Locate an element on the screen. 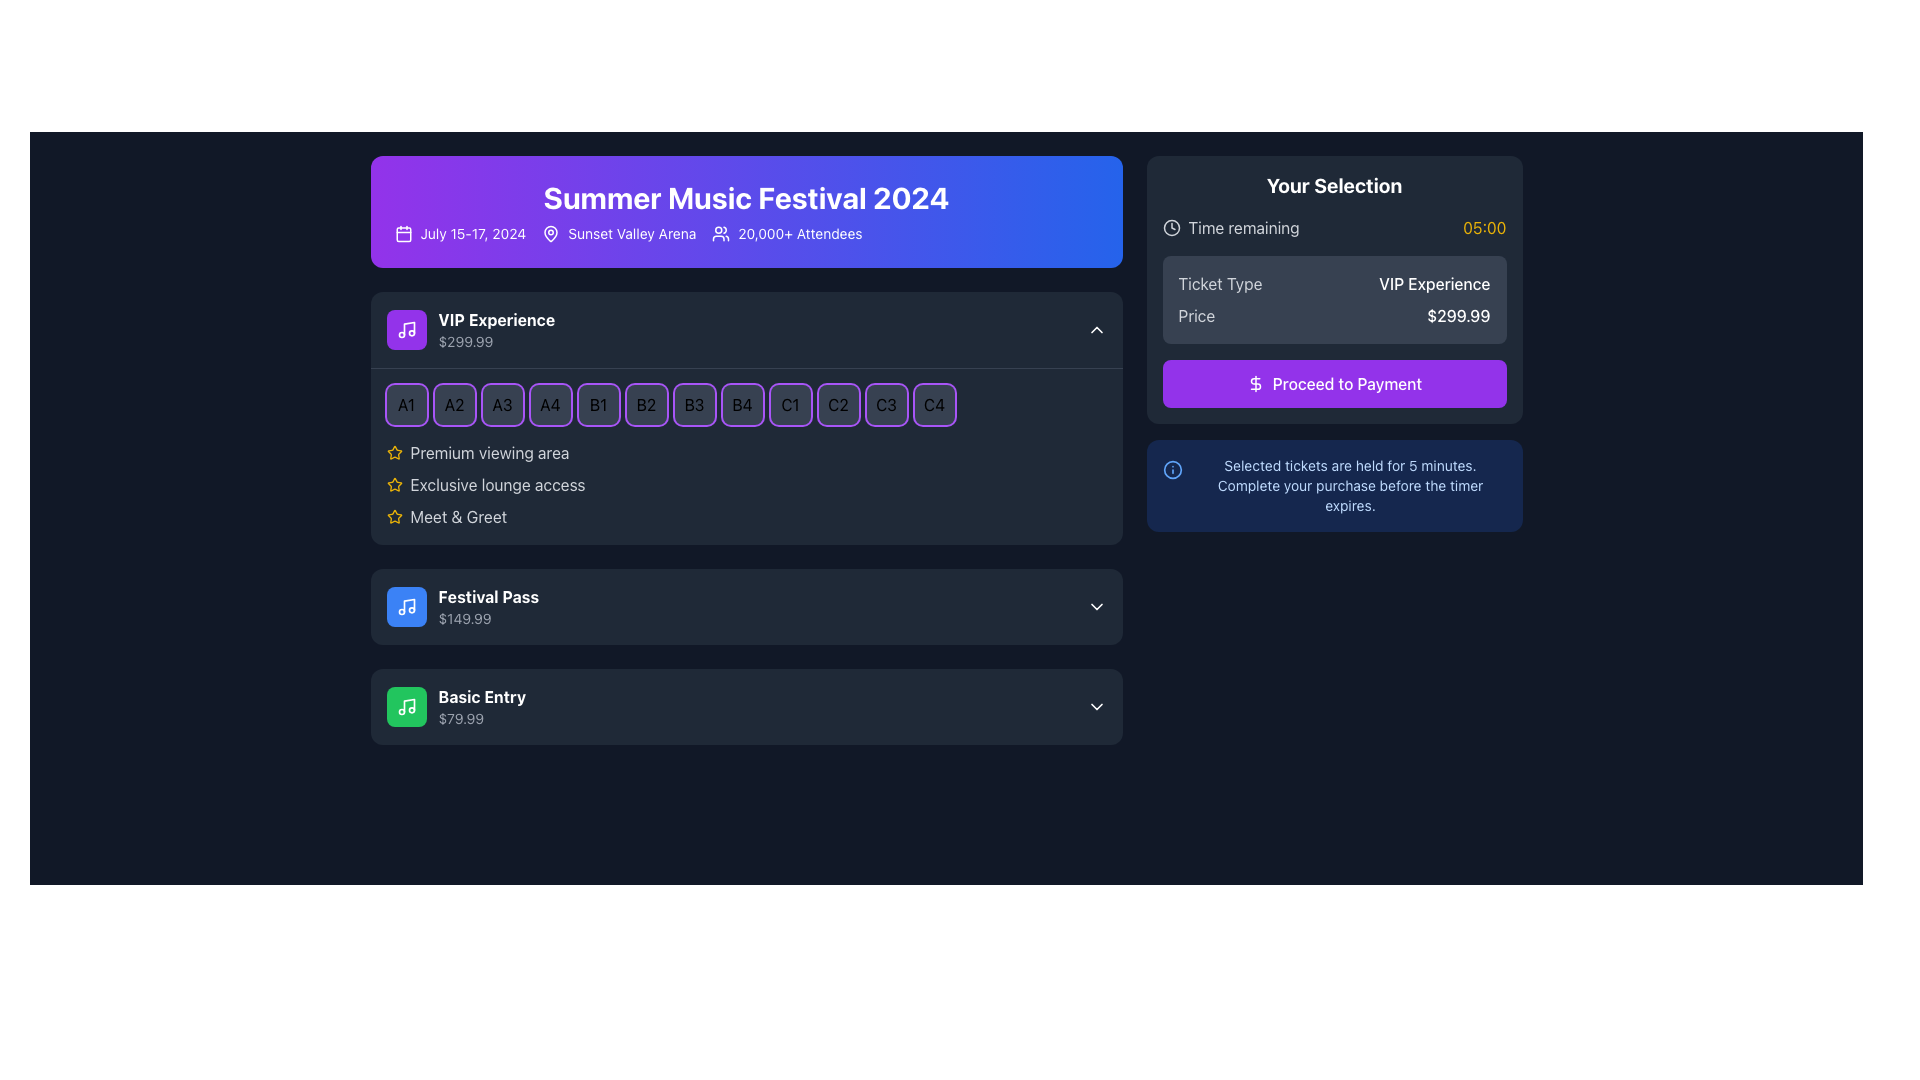  to select the 'Basic Entry' ticket option in the selectable list for the Summer Music Festival 2024 is located at coordinates (745, 705).